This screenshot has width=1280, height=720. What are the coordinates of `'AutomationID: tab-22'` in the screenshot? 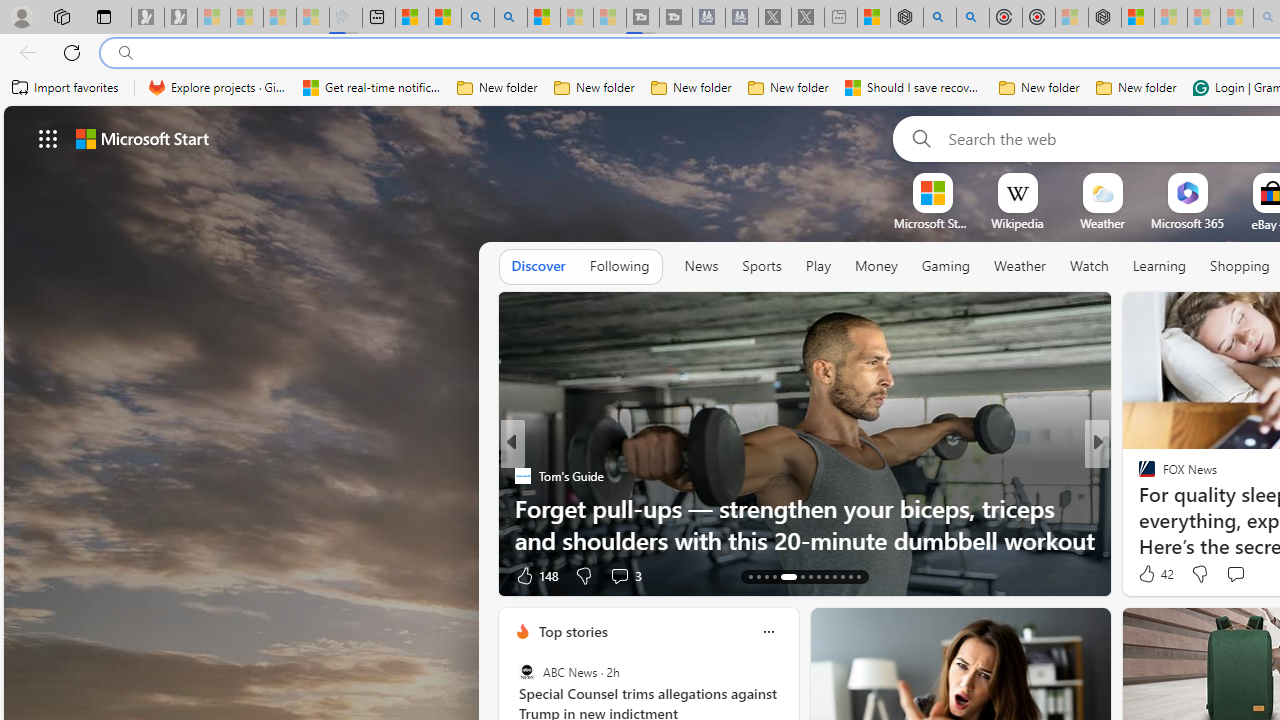 It's located at (833, 577).